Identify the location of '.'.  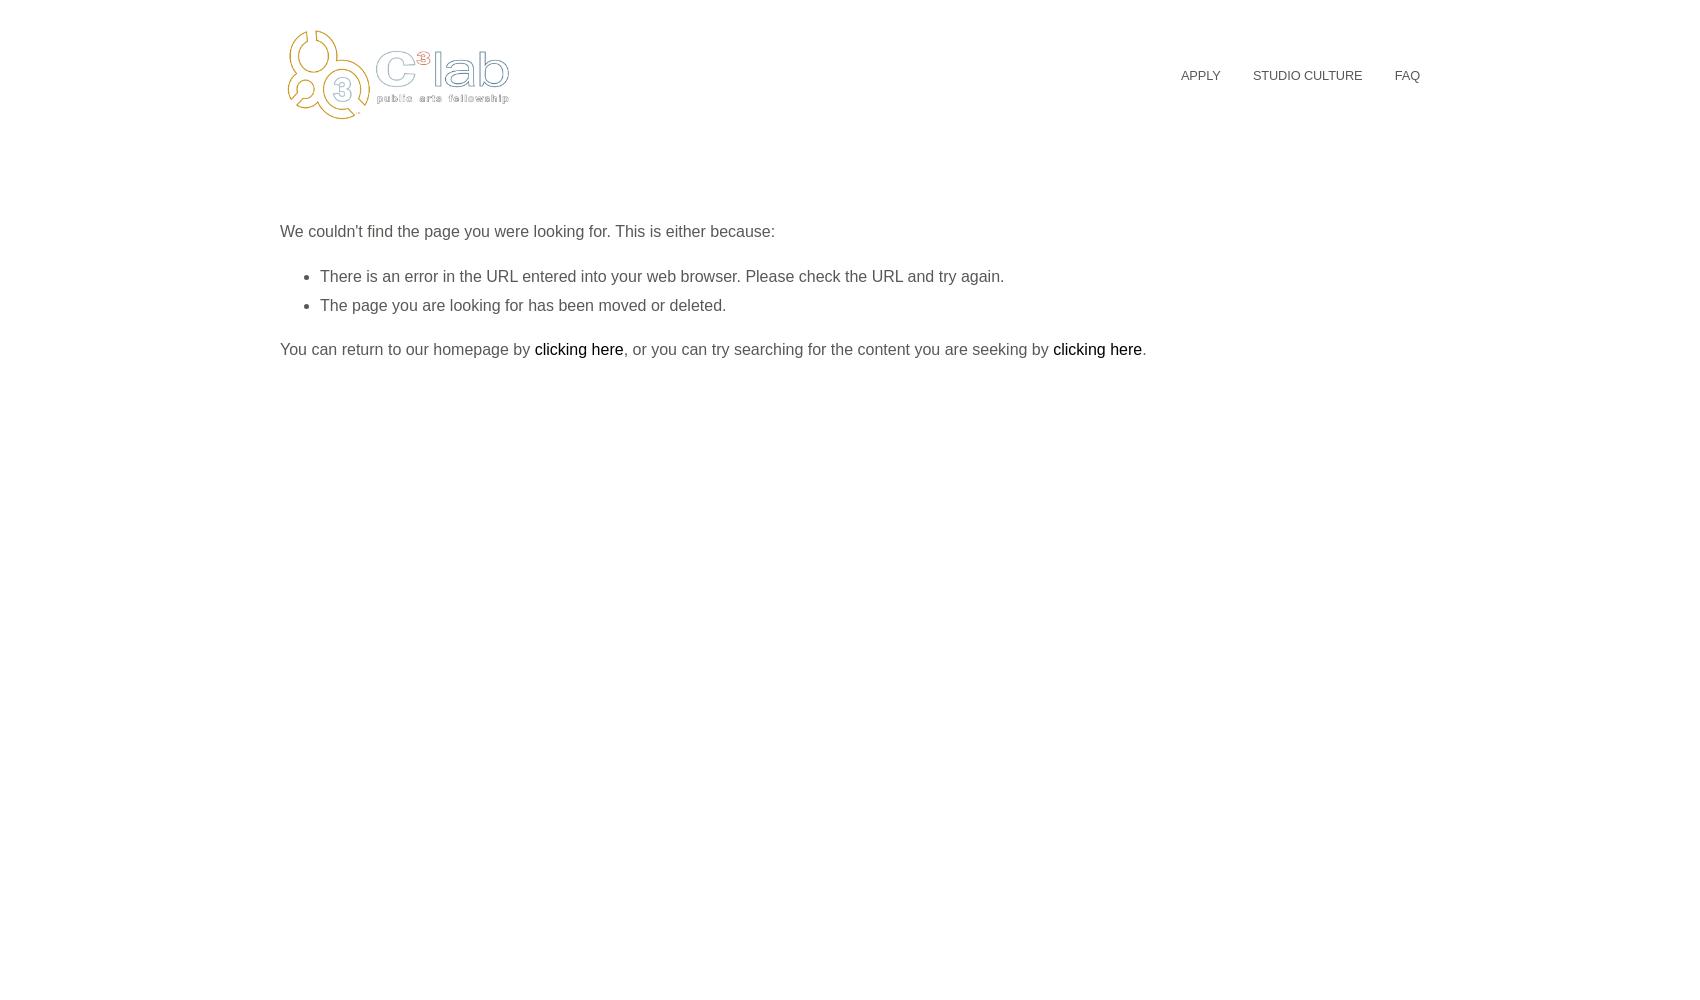
(1143, 348).